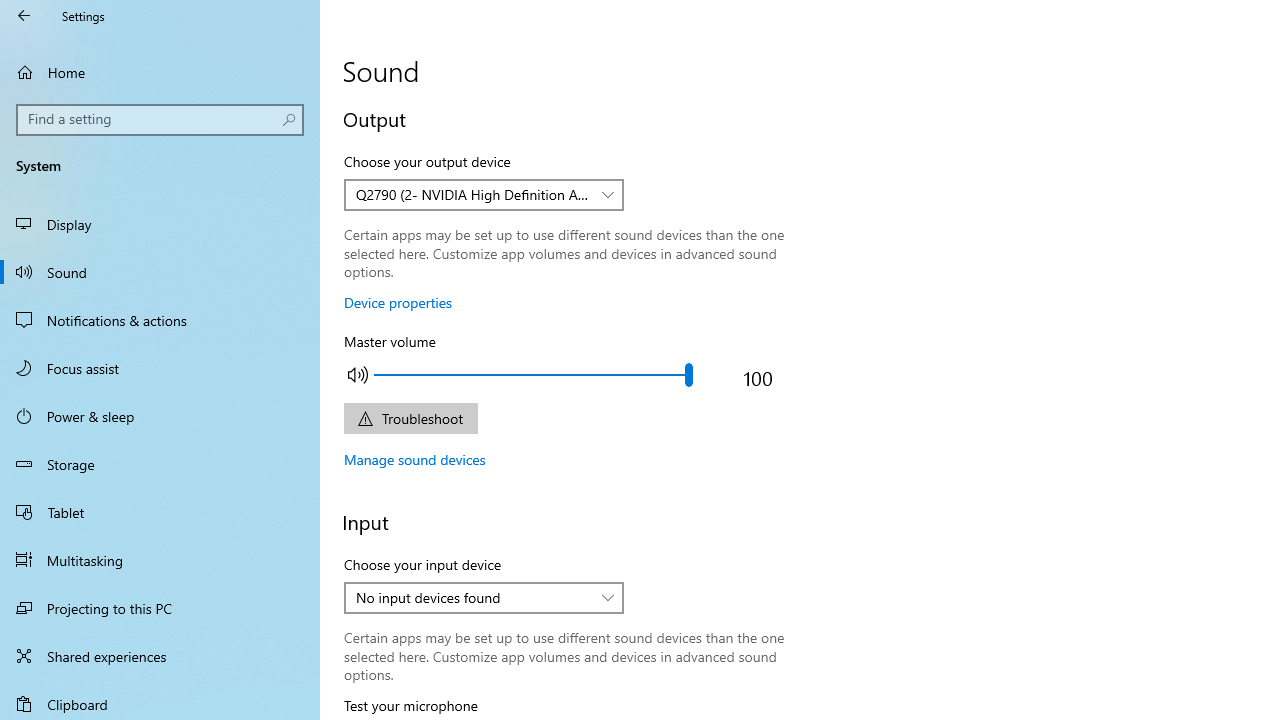 This screenshot has width=1280, height=720. I want to click on 'Notifications & actions', so click(160, 319).